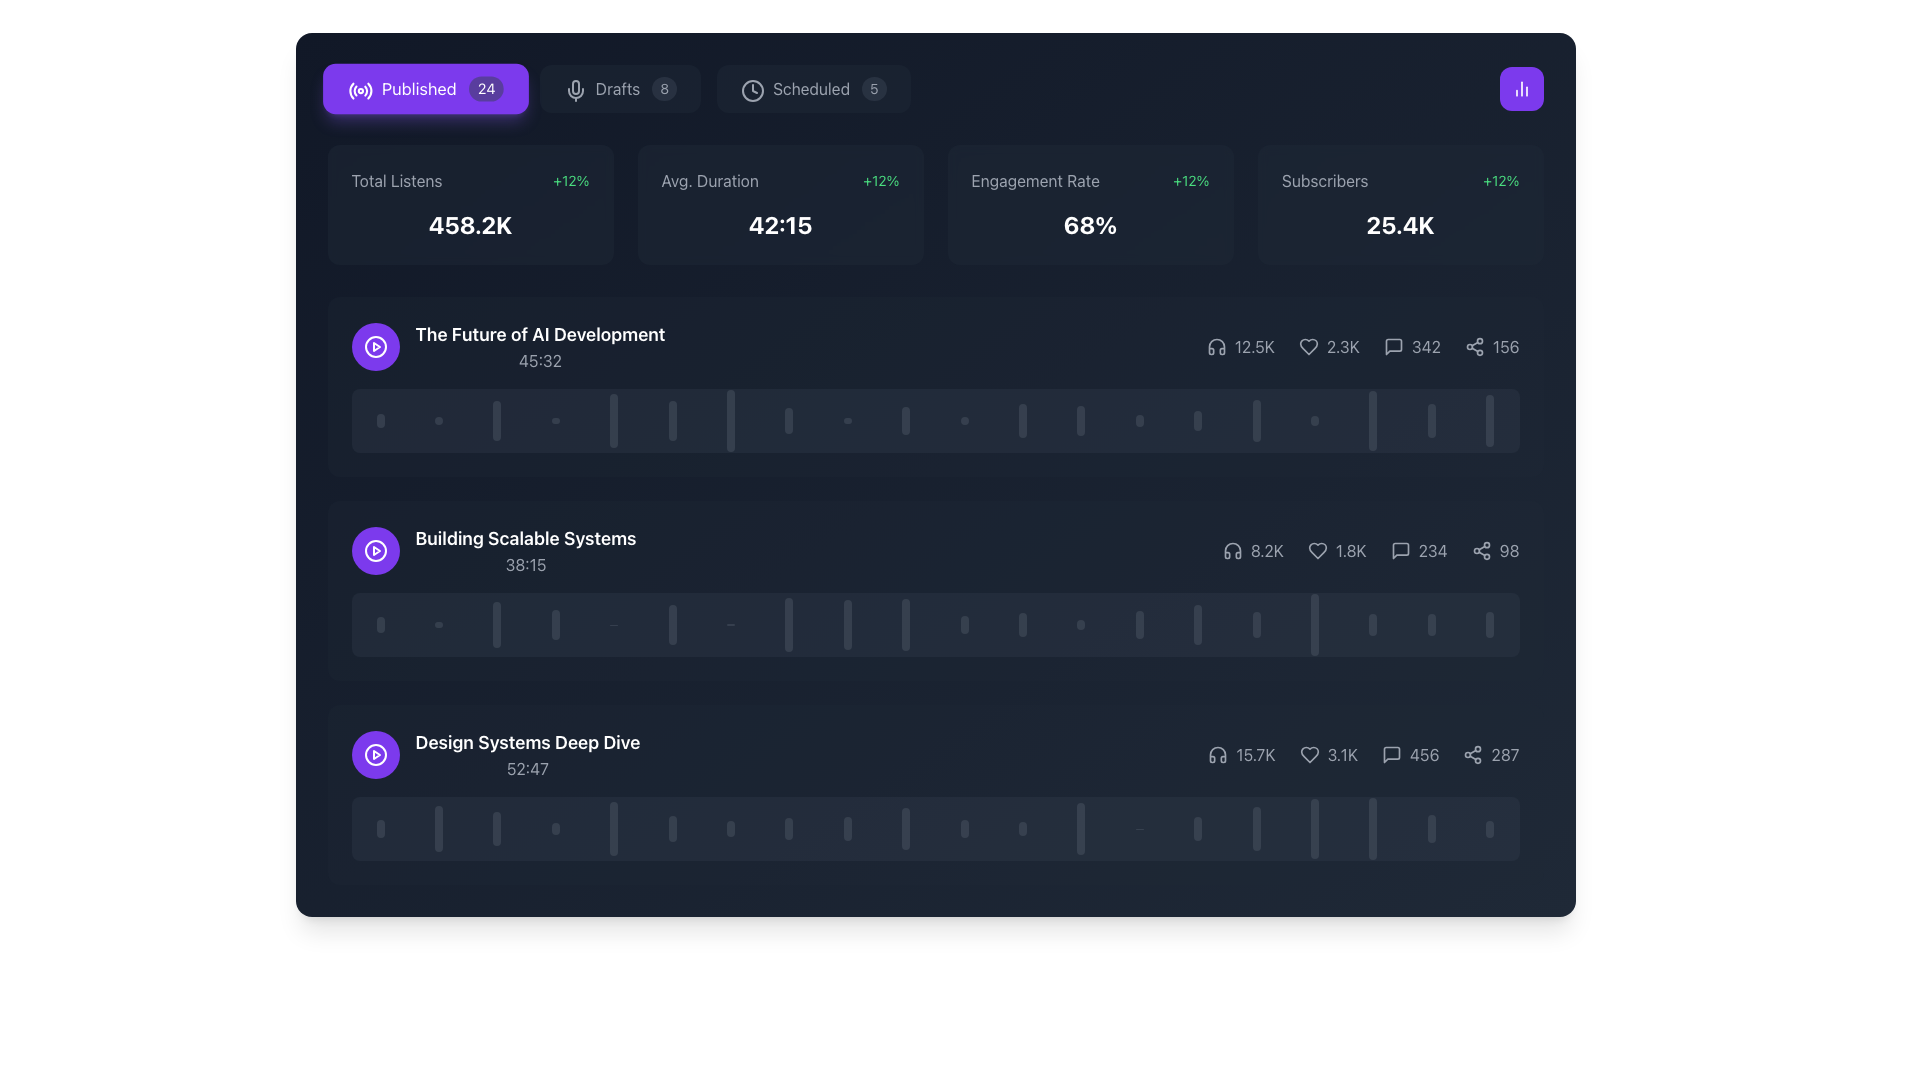 This screenshot has width=1920, height=1080. What do you see at coordinates (934, 419) in the screenshot?
I see `the visual pattern of the elongated rectangular waveform indicator located within the card labeled 'The Future of AI Development', positioned below the title and above the statistics or icons` at bounding box center [934, 419].